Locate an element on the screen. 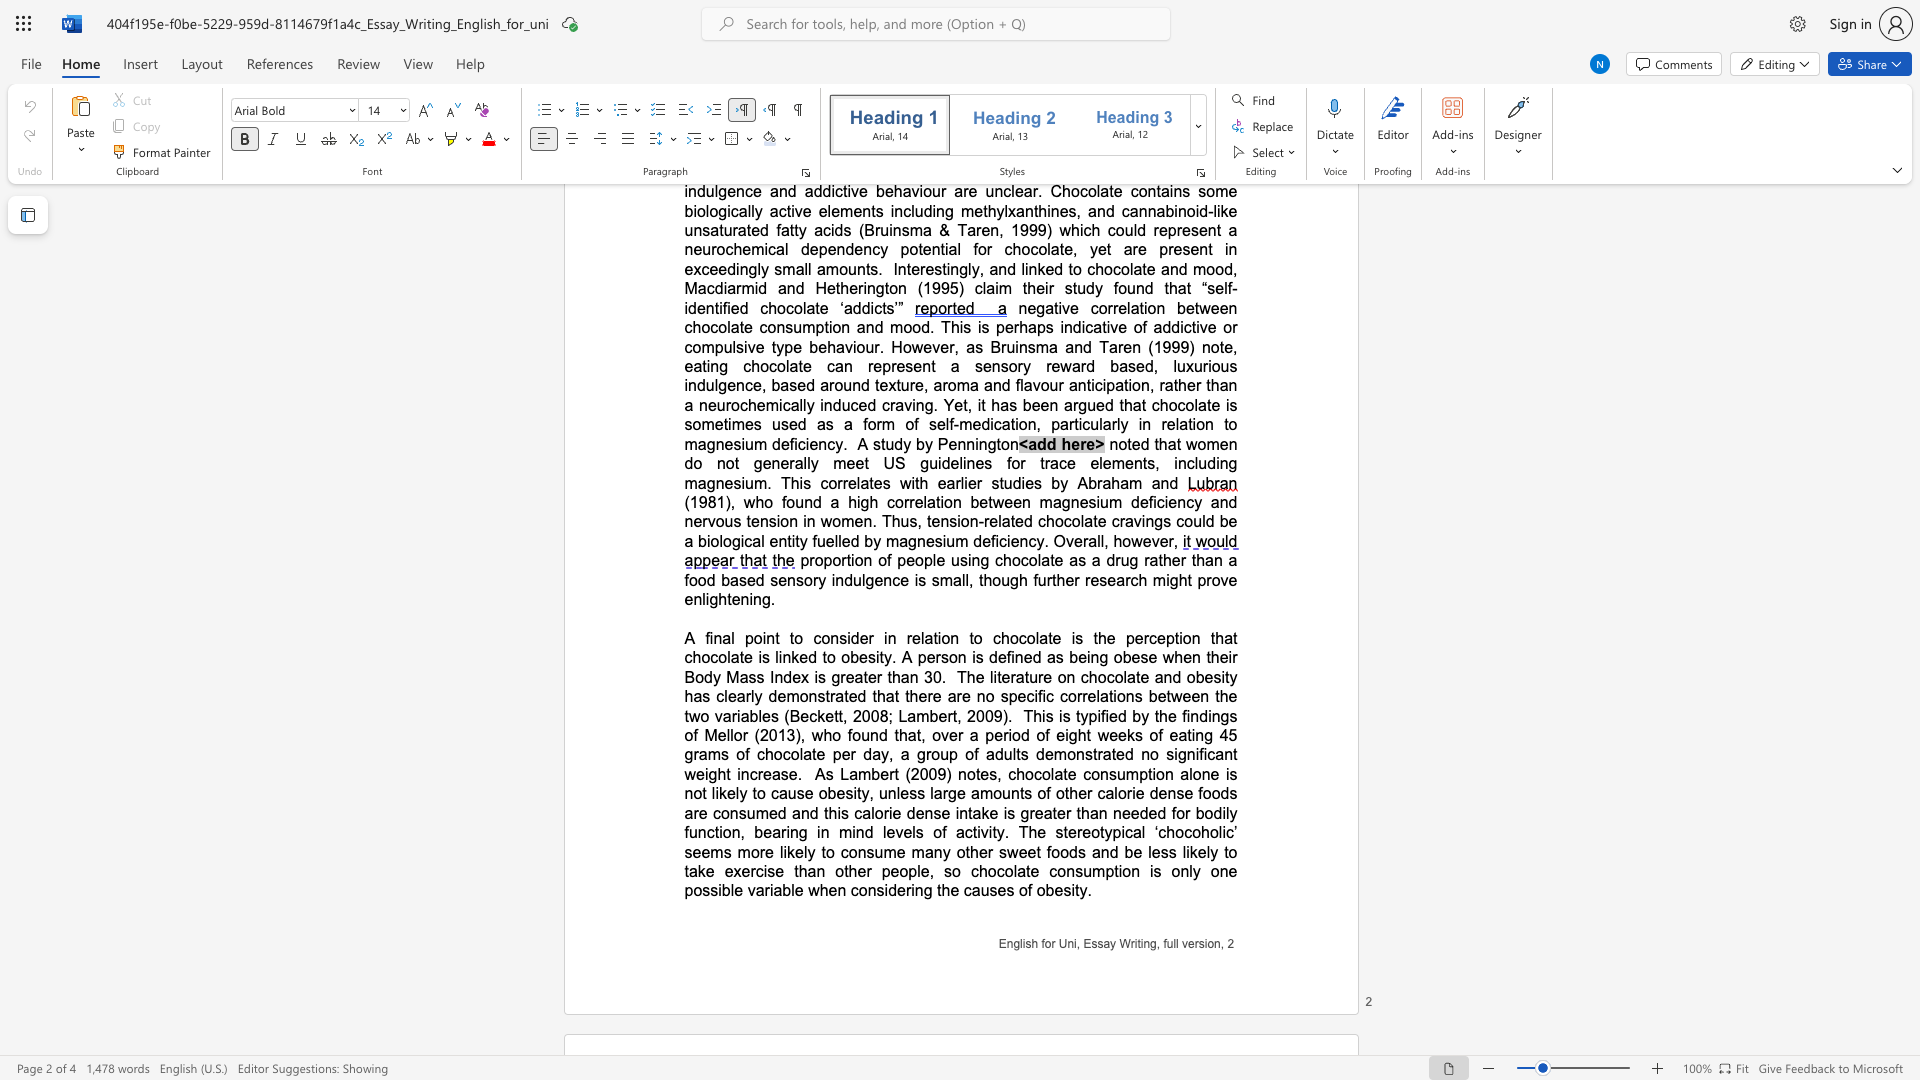  the subset text "mounts" within the text "large amounts" is located at coordinates (979, 792).